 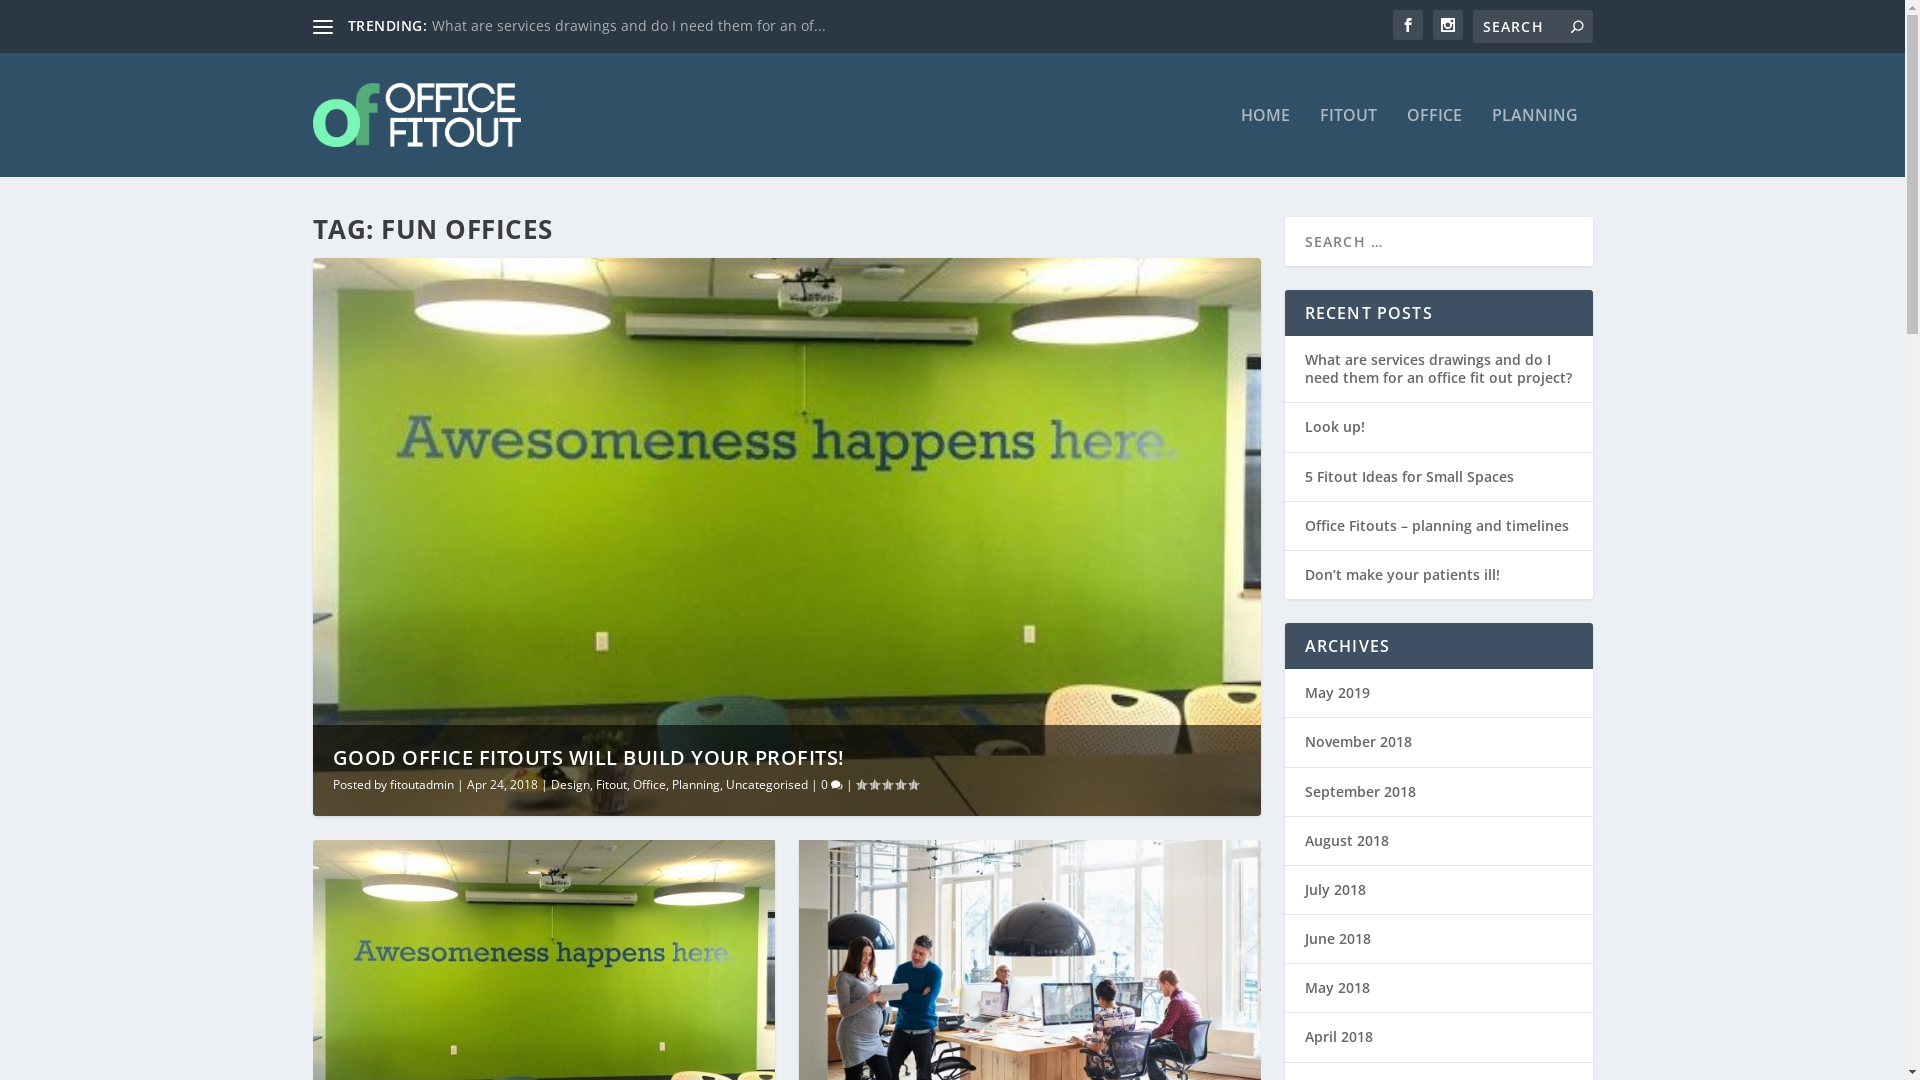 I want to click on 'September 2018', so click(x=1359, y=790).